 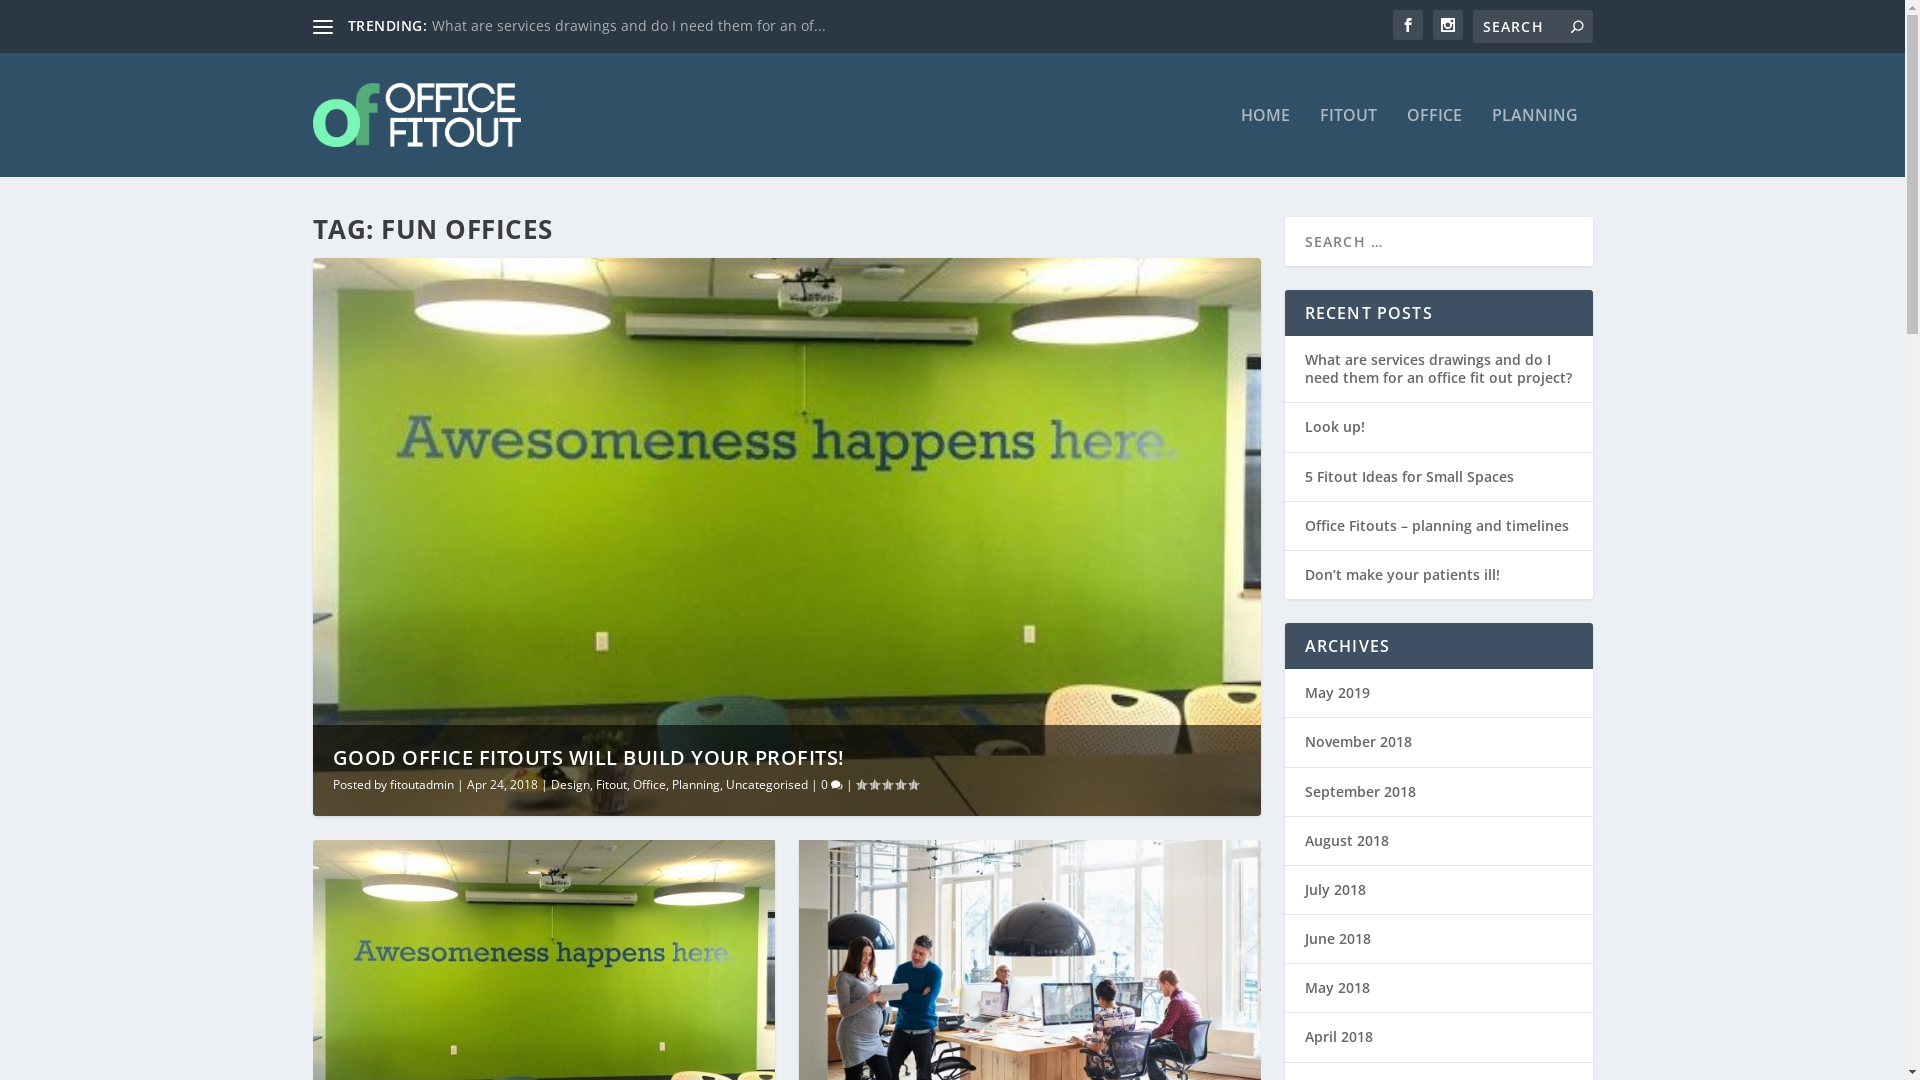 I want to click on 'September 2018', so click(x=1359, y=790).